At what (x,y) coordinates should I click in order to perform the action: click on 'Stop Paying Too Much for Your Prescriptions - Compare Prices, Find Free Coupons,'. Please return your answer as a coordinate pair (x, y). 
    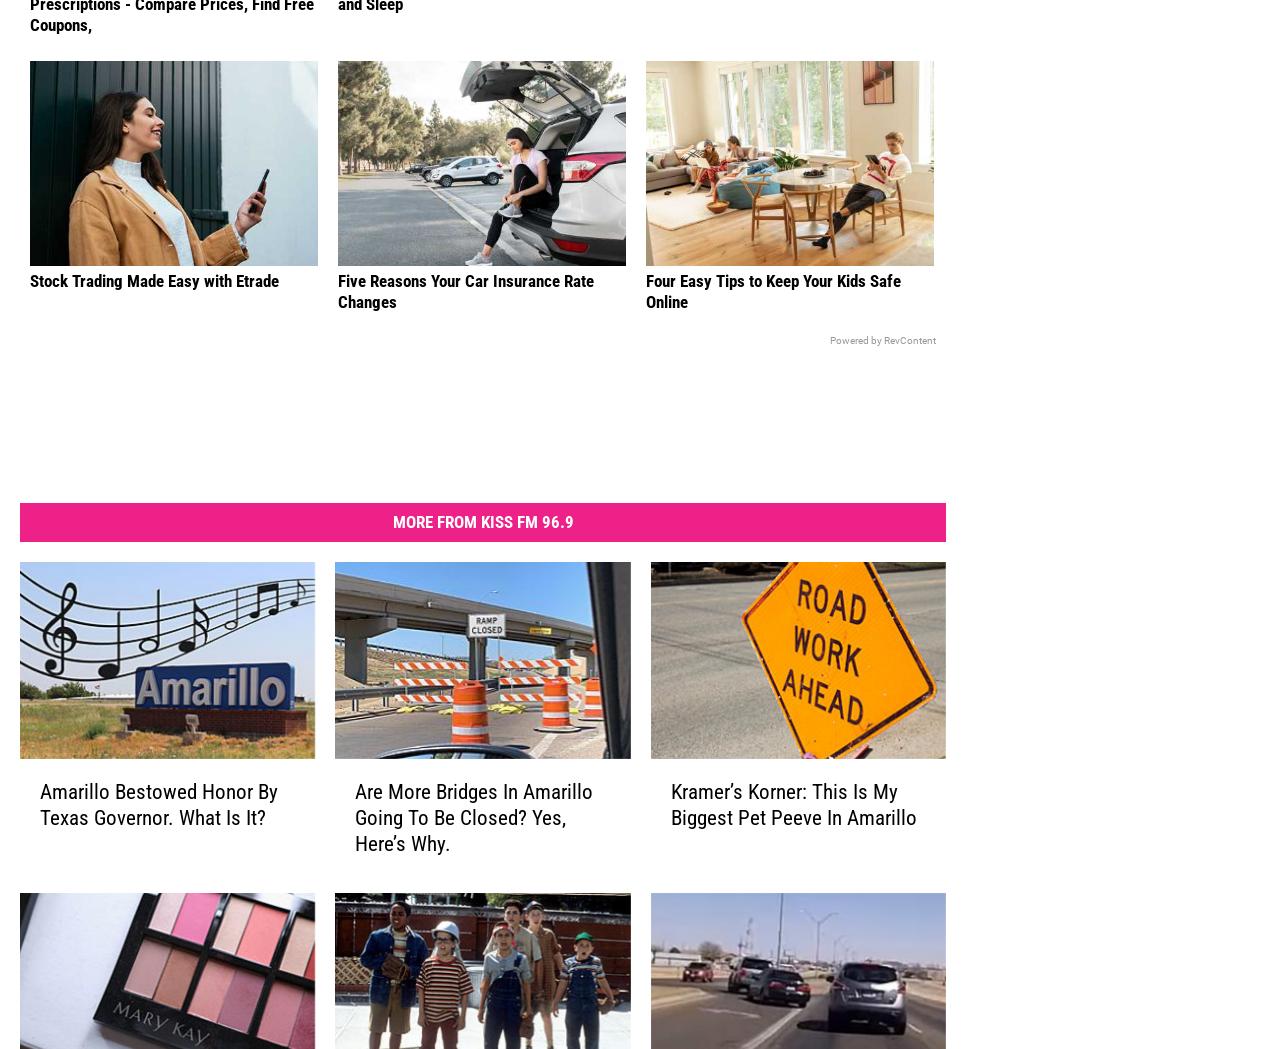
    Looking at the image, I should click on (171, 34).